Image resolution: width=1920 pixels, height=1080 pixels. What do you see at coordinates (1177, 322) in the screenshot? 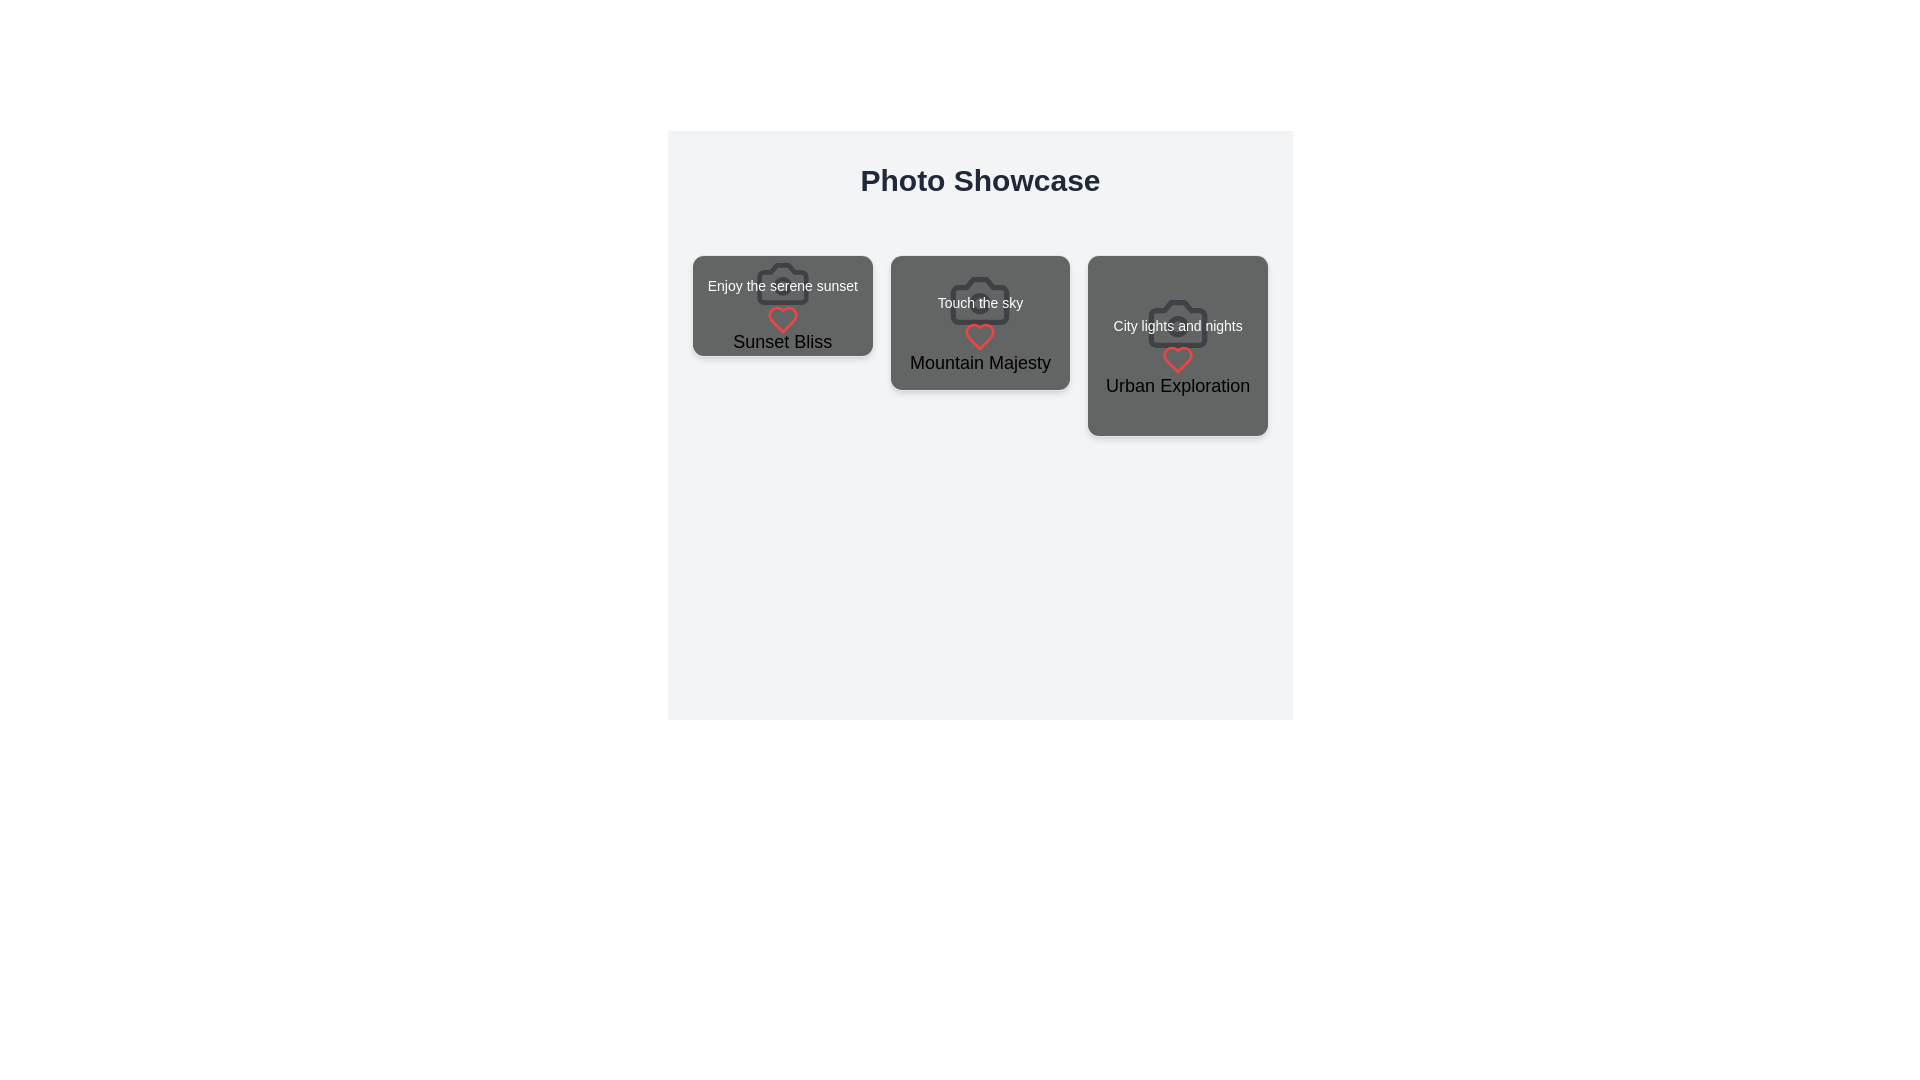
I see `the camera icon centered within the 'Urban Exploration' card for potential interactions` at bounding box center [1177, 322].